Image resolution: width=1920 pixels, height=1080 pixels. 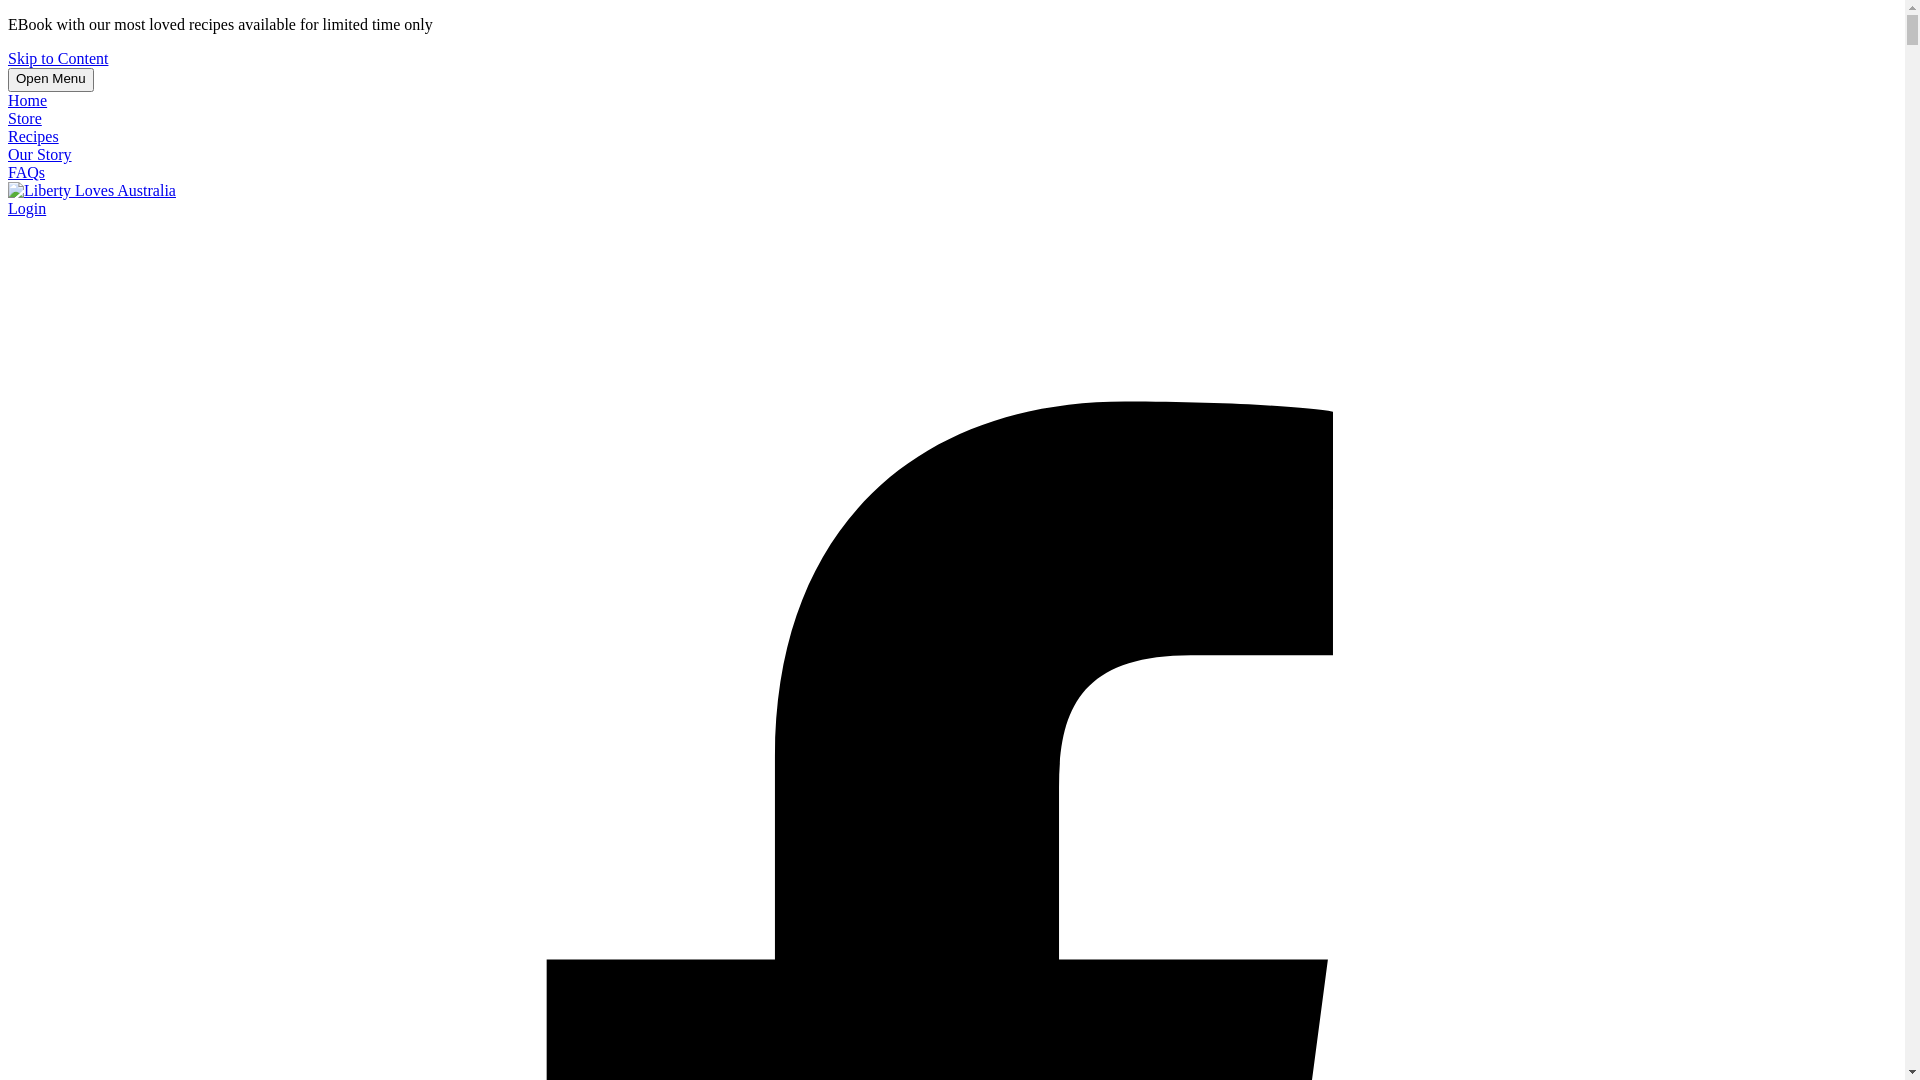 I want to click on 'Skip to Content', so click(x=57, y=57).